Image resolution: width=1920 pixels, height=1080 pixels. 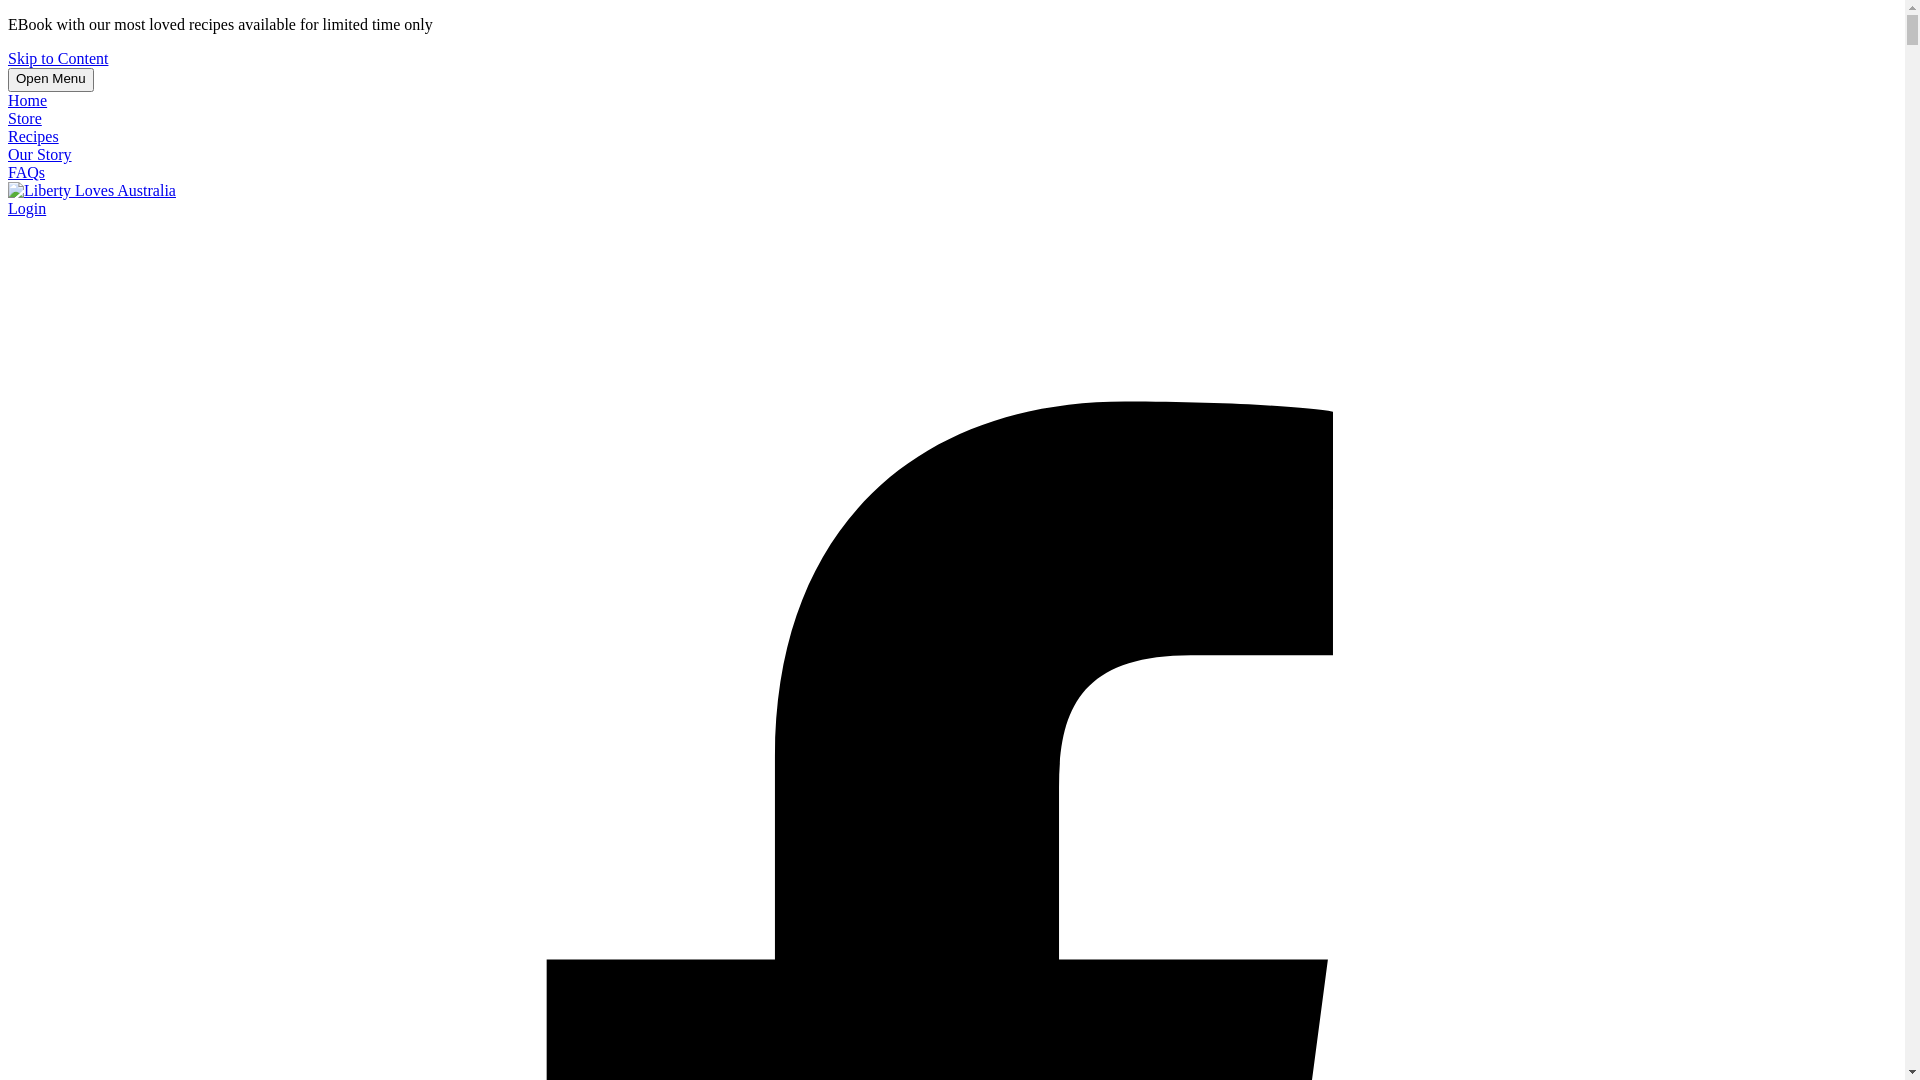 I want to click on 'Skip to Content', so click(x=57, y=57).